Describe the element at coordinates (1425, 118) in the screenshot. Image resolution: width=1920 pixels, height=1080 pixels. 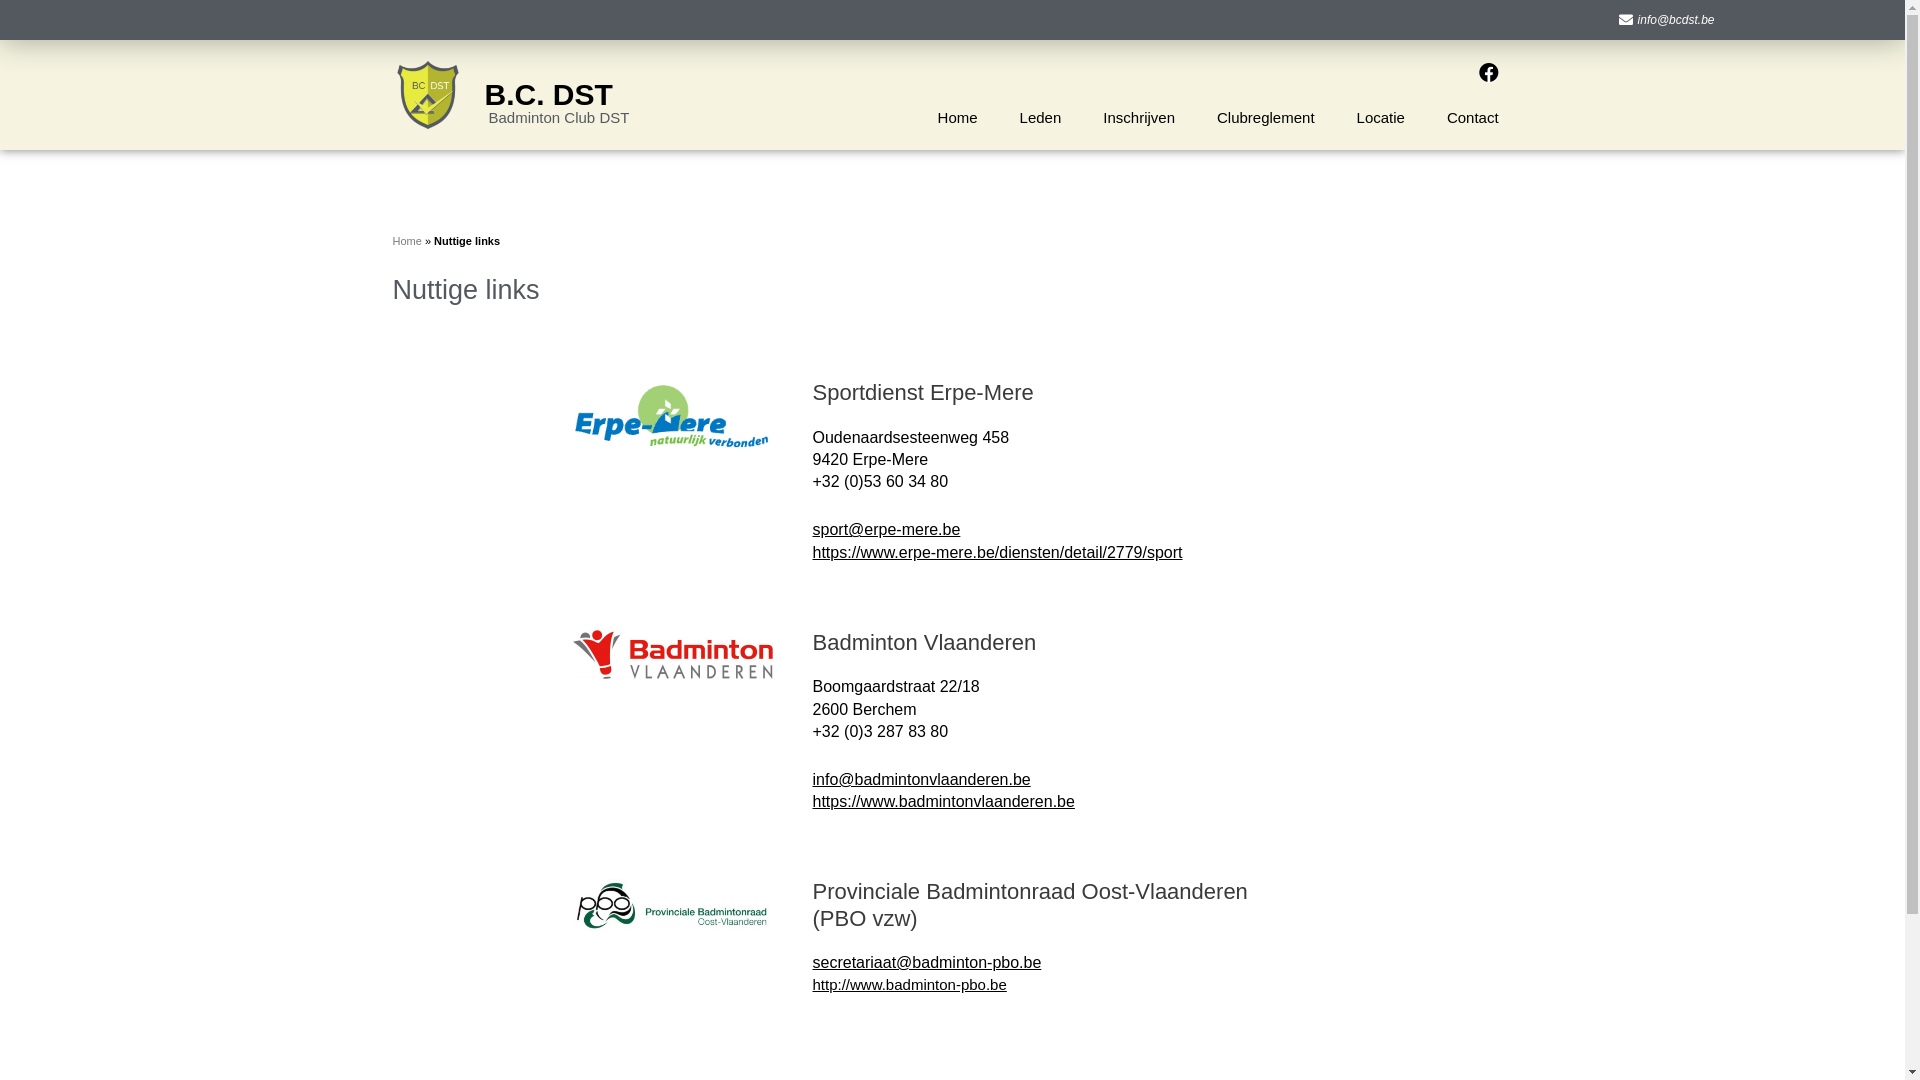
I see `'Contact'` at that location.